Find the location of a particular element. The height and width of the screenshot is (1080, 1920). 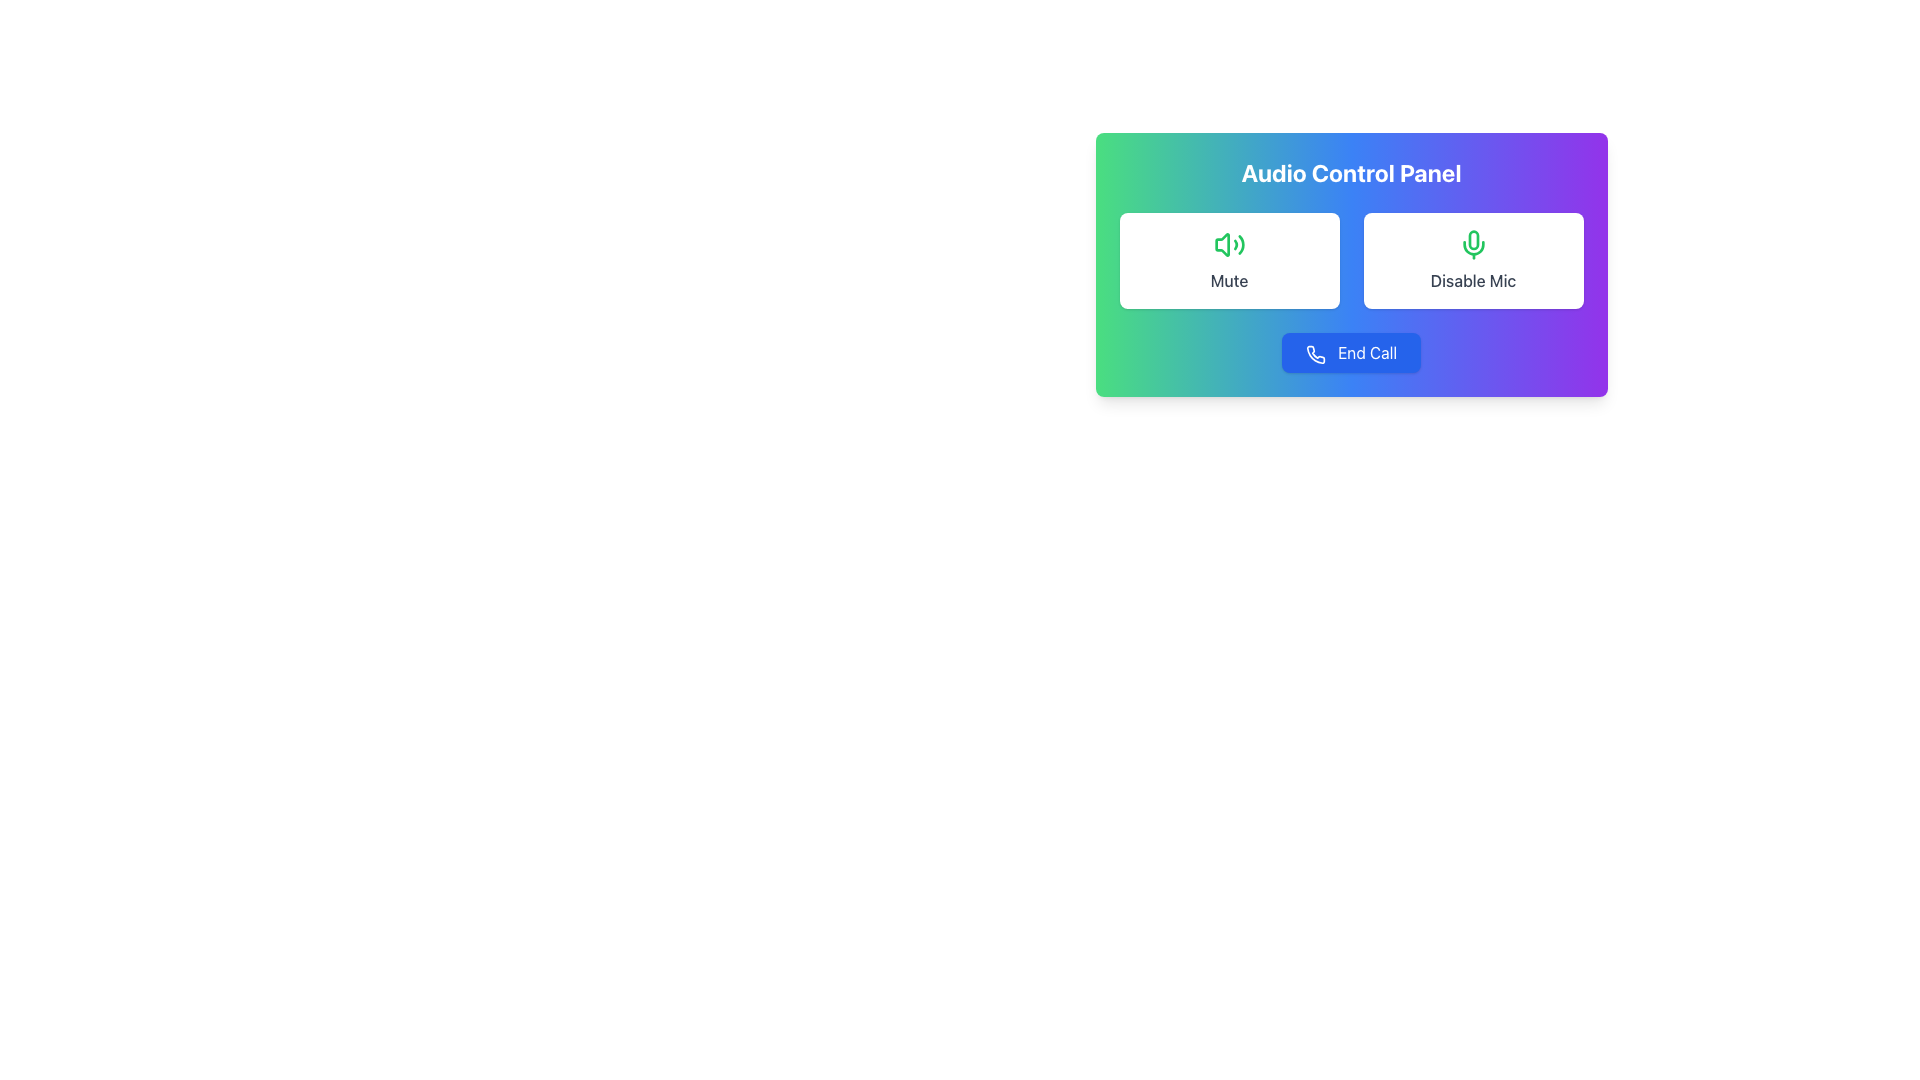

the 'Mute' text label, which is styled in medium-weight gray font and is positioned below the audio control icon in the Audio Control Panel interface is located at coordinates (1228, 281).